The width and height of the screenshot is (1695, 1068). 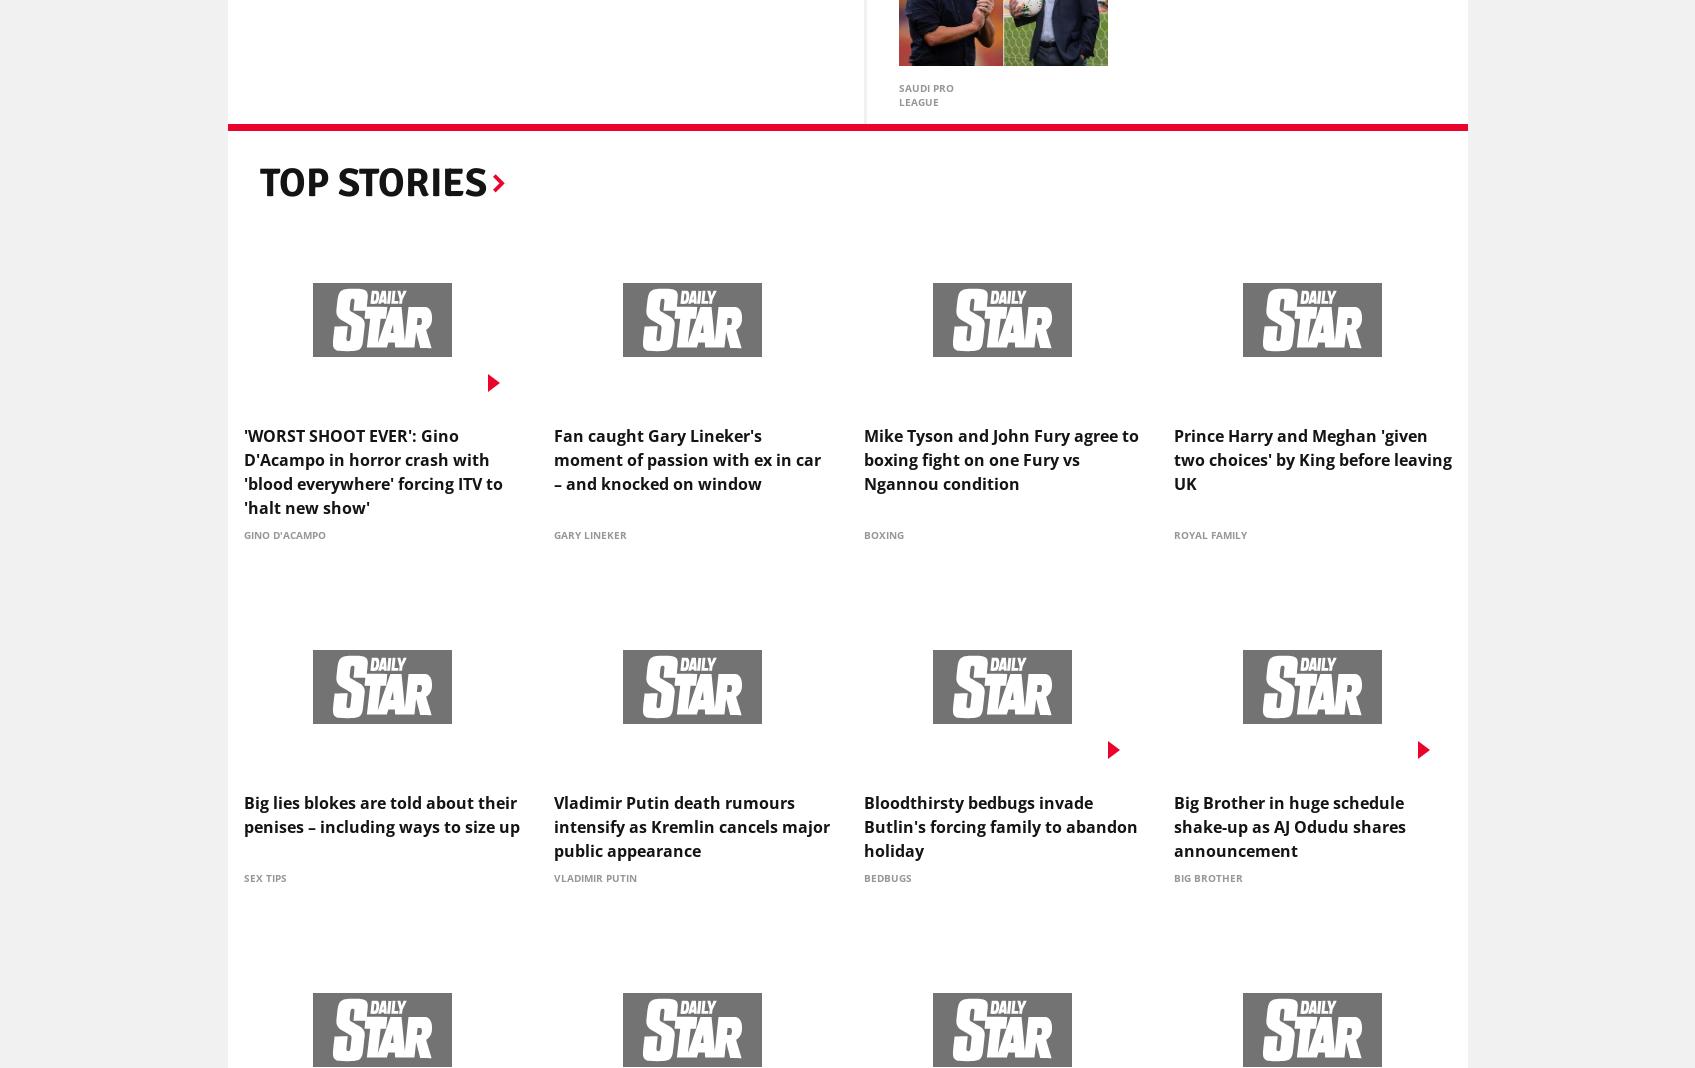 What do you see at coordinates (925, 98) in the screenshot?
I see `'Saudi Pro League'` at bounding box center [925, 98].